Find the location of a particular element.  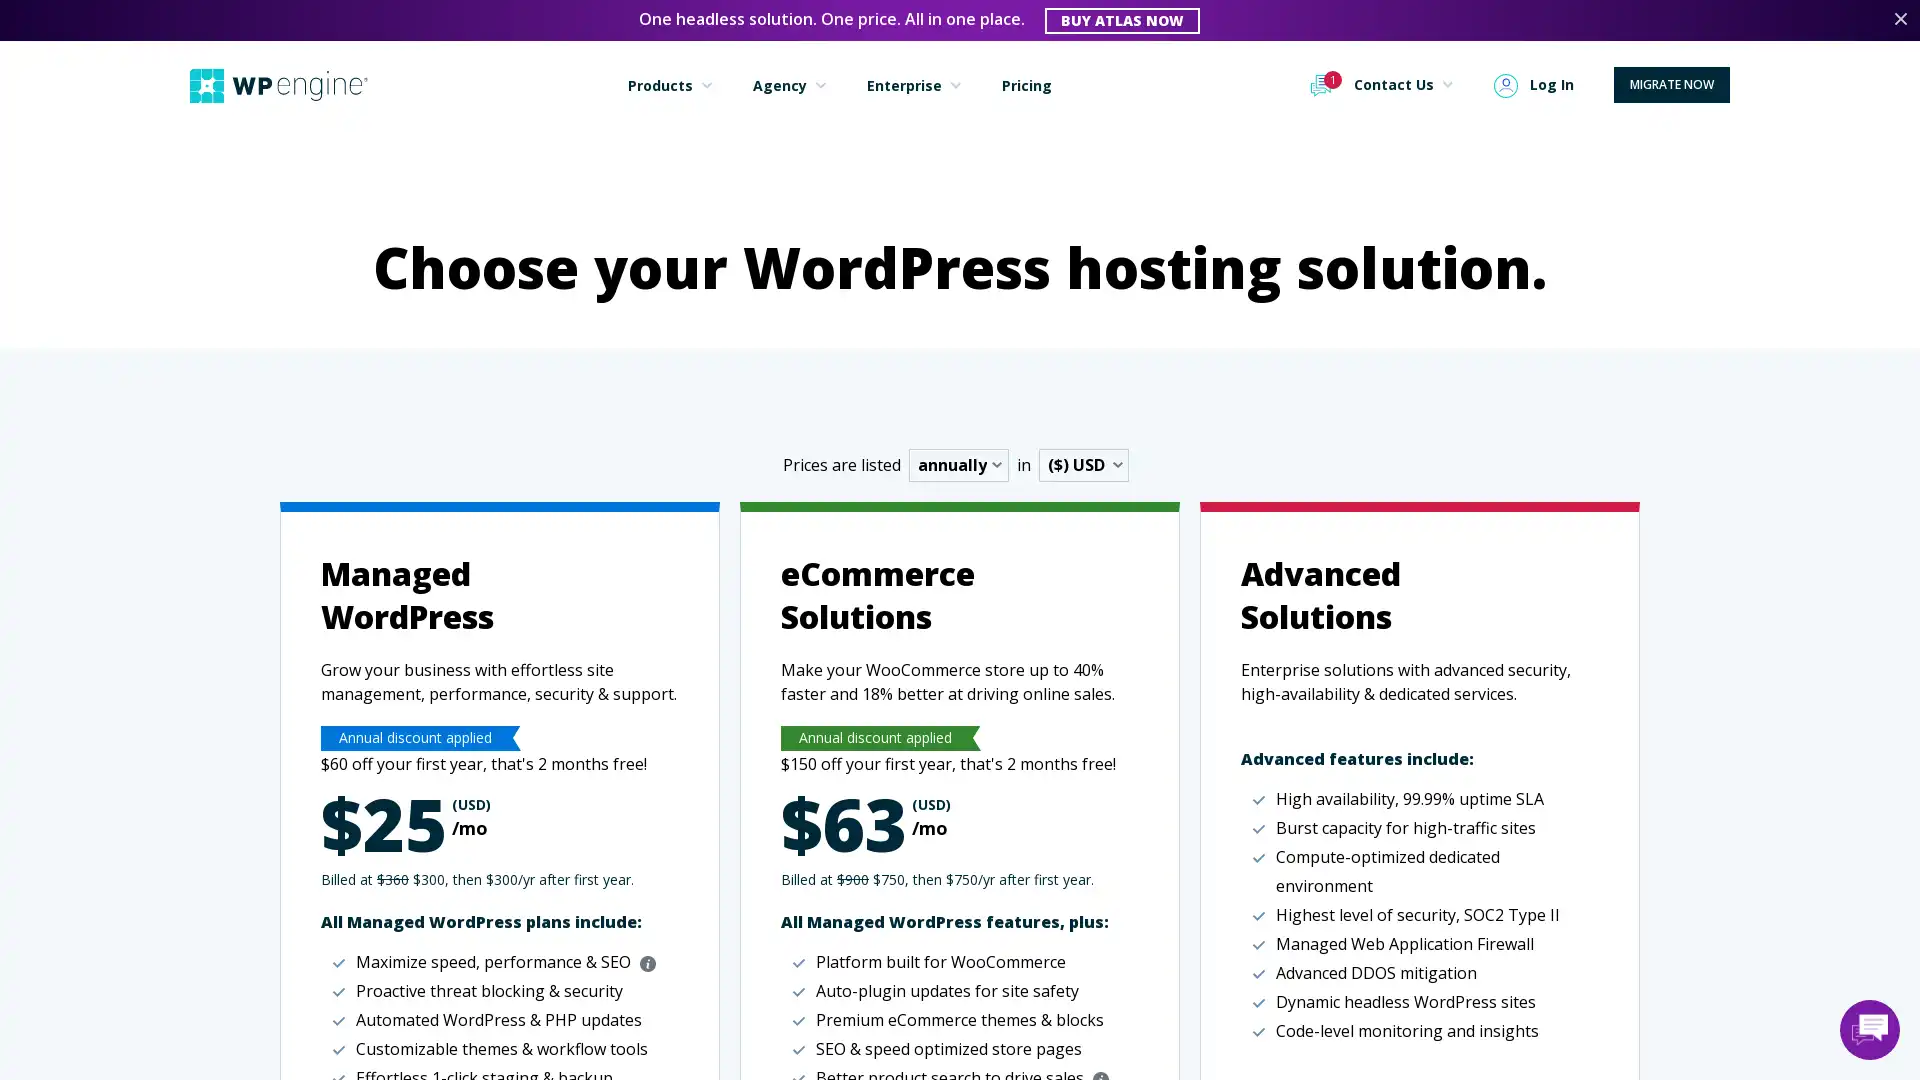

BUY ATLAS NOW is located at coordinates (1122, 20).